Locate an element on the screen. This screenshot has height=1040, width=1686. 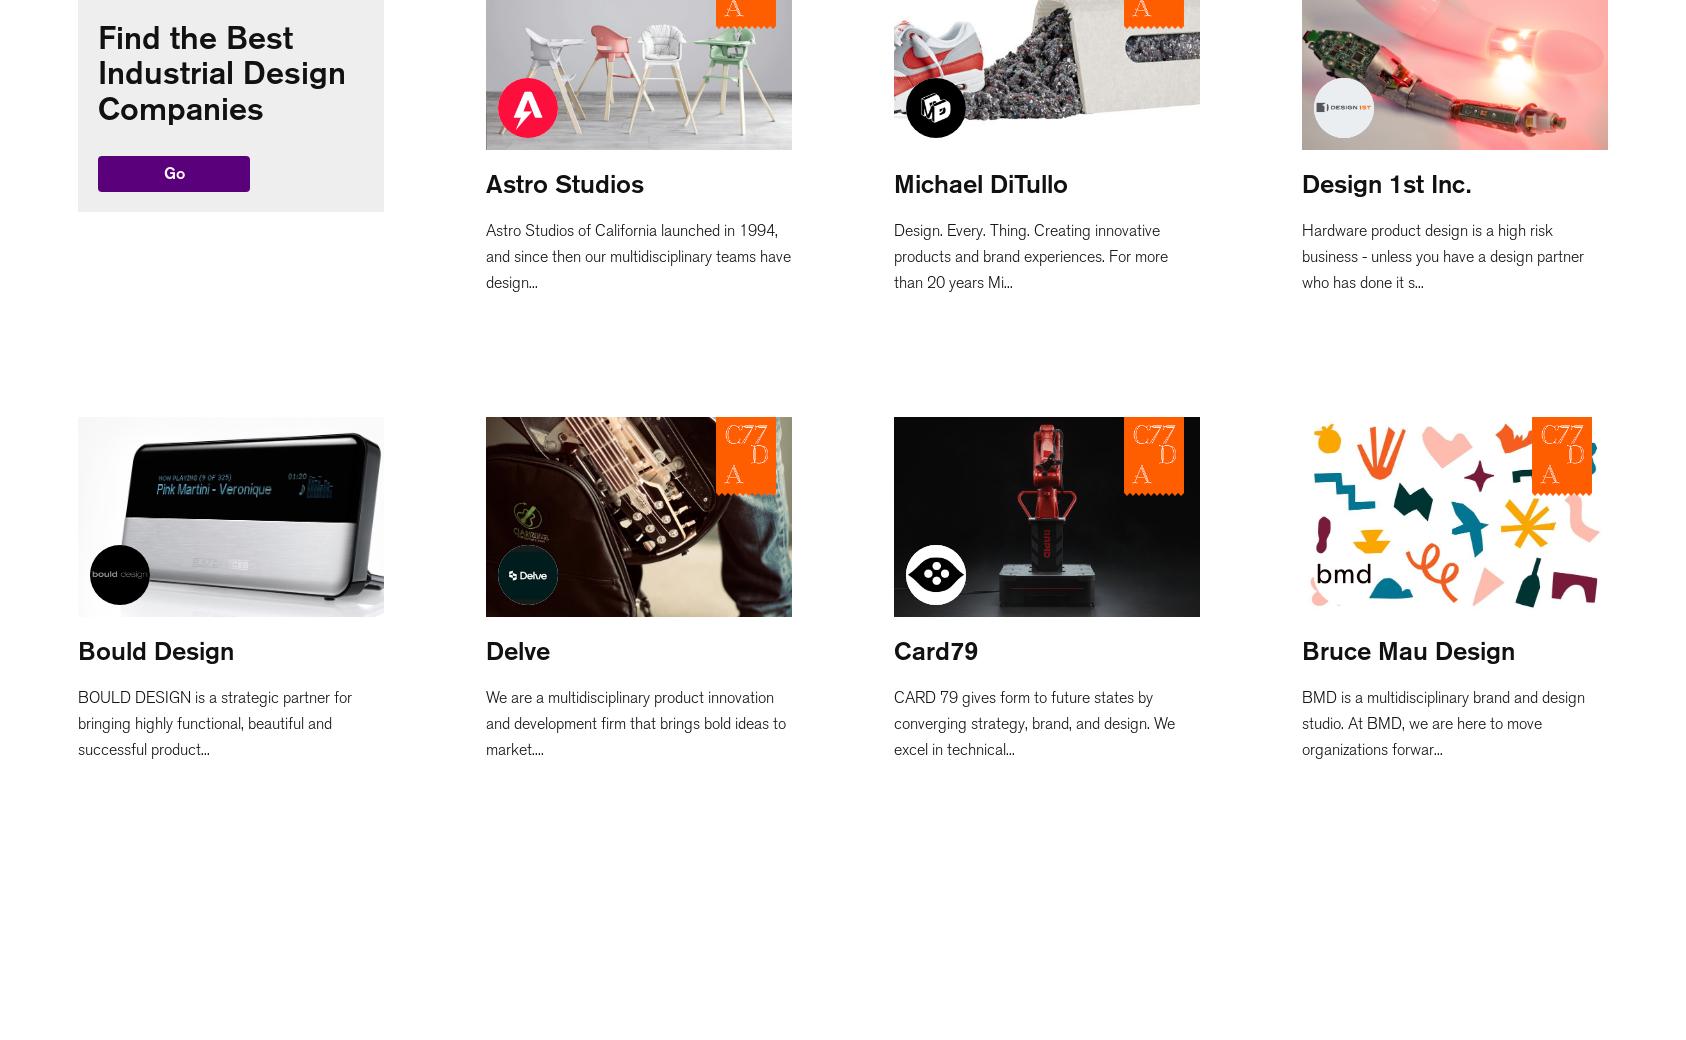
'Bould Design' is located at coordinates (155, 649).